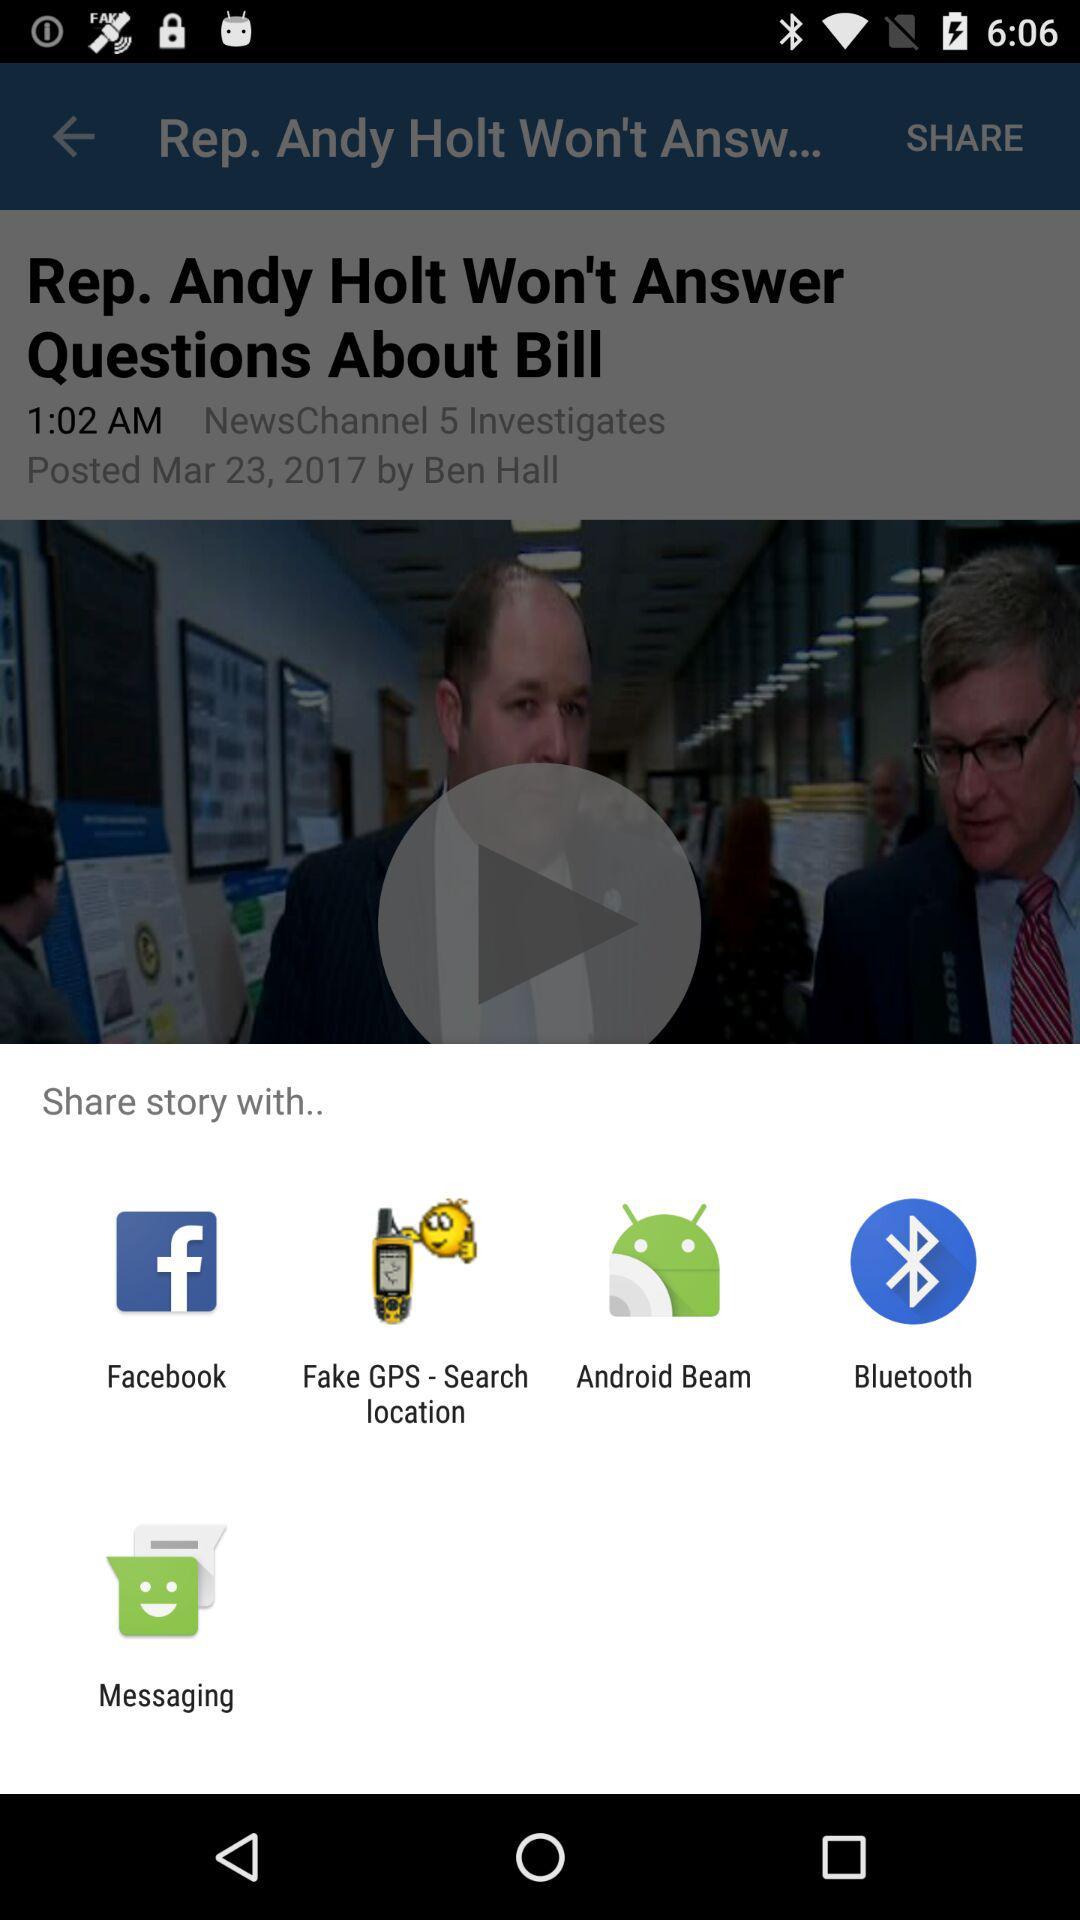  I want to click on android beam item, so click(664, 1392).